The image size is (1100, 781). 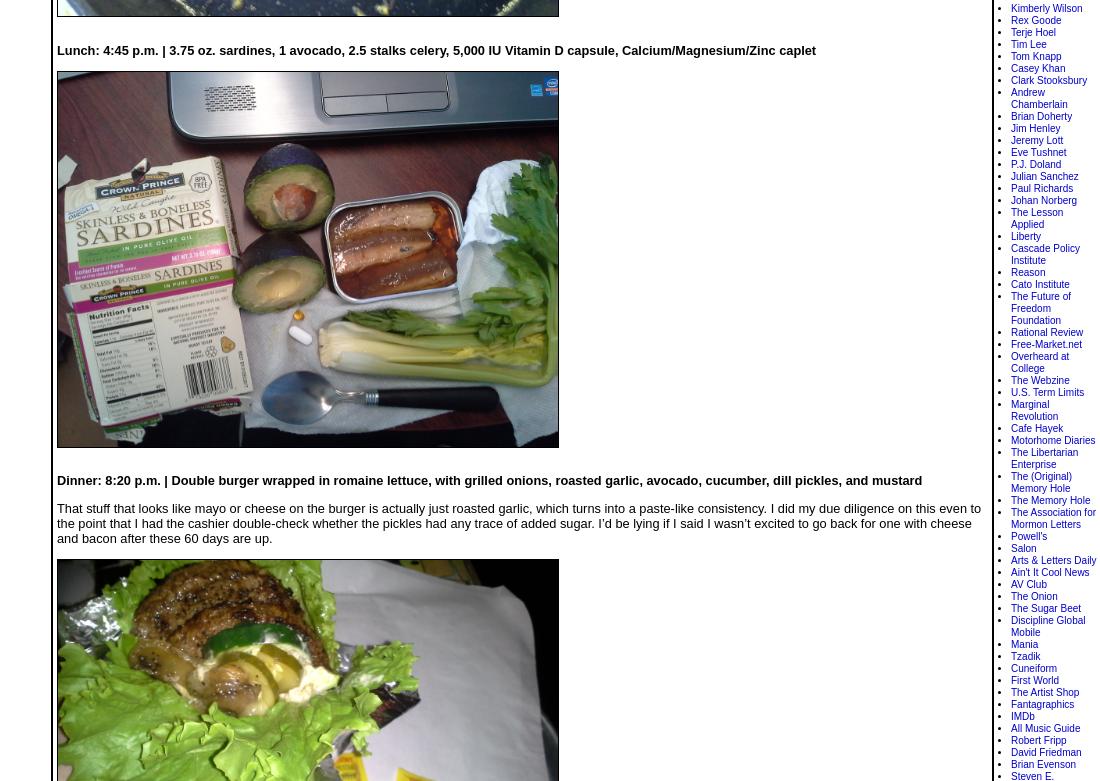 I want to click on 'Terje Hoel', so click(x=1010, y=32).